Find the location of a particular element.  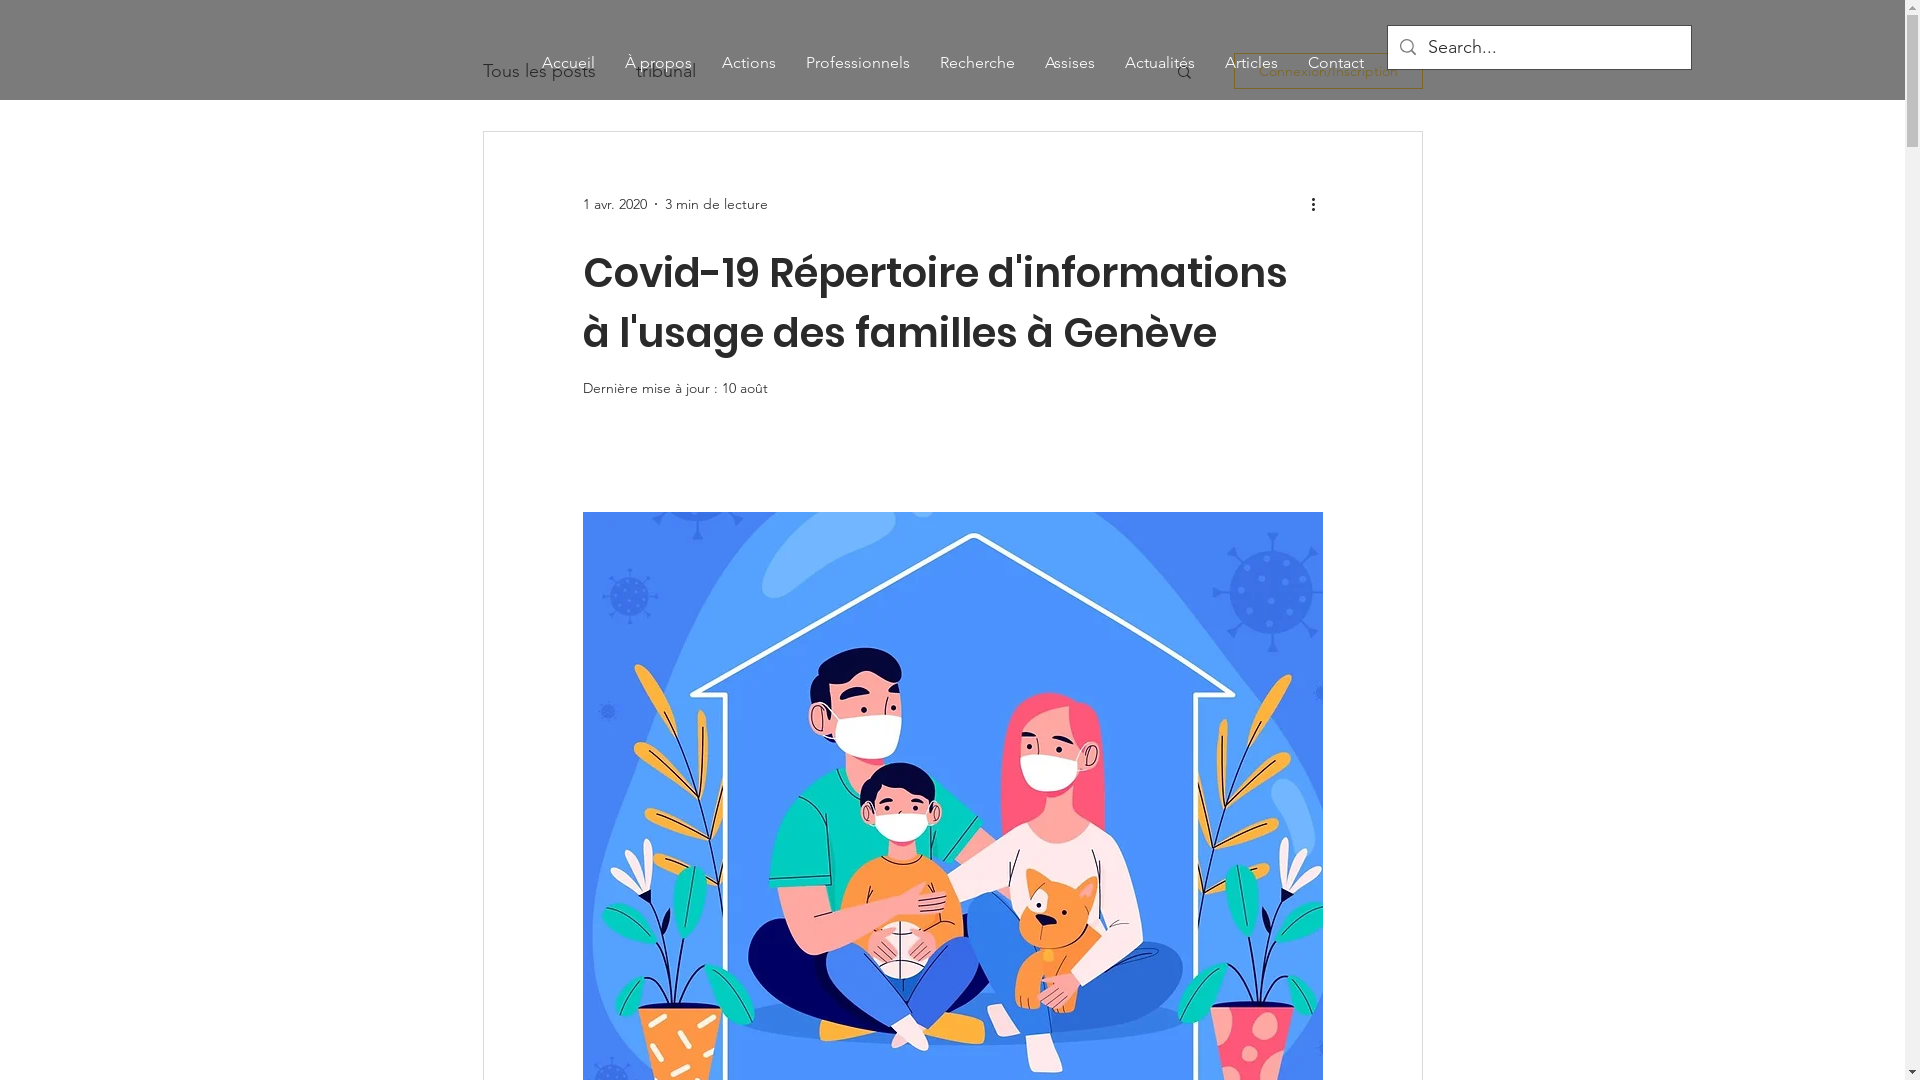

'Connexion/Inscription' is located at coordinates (1232, 69).